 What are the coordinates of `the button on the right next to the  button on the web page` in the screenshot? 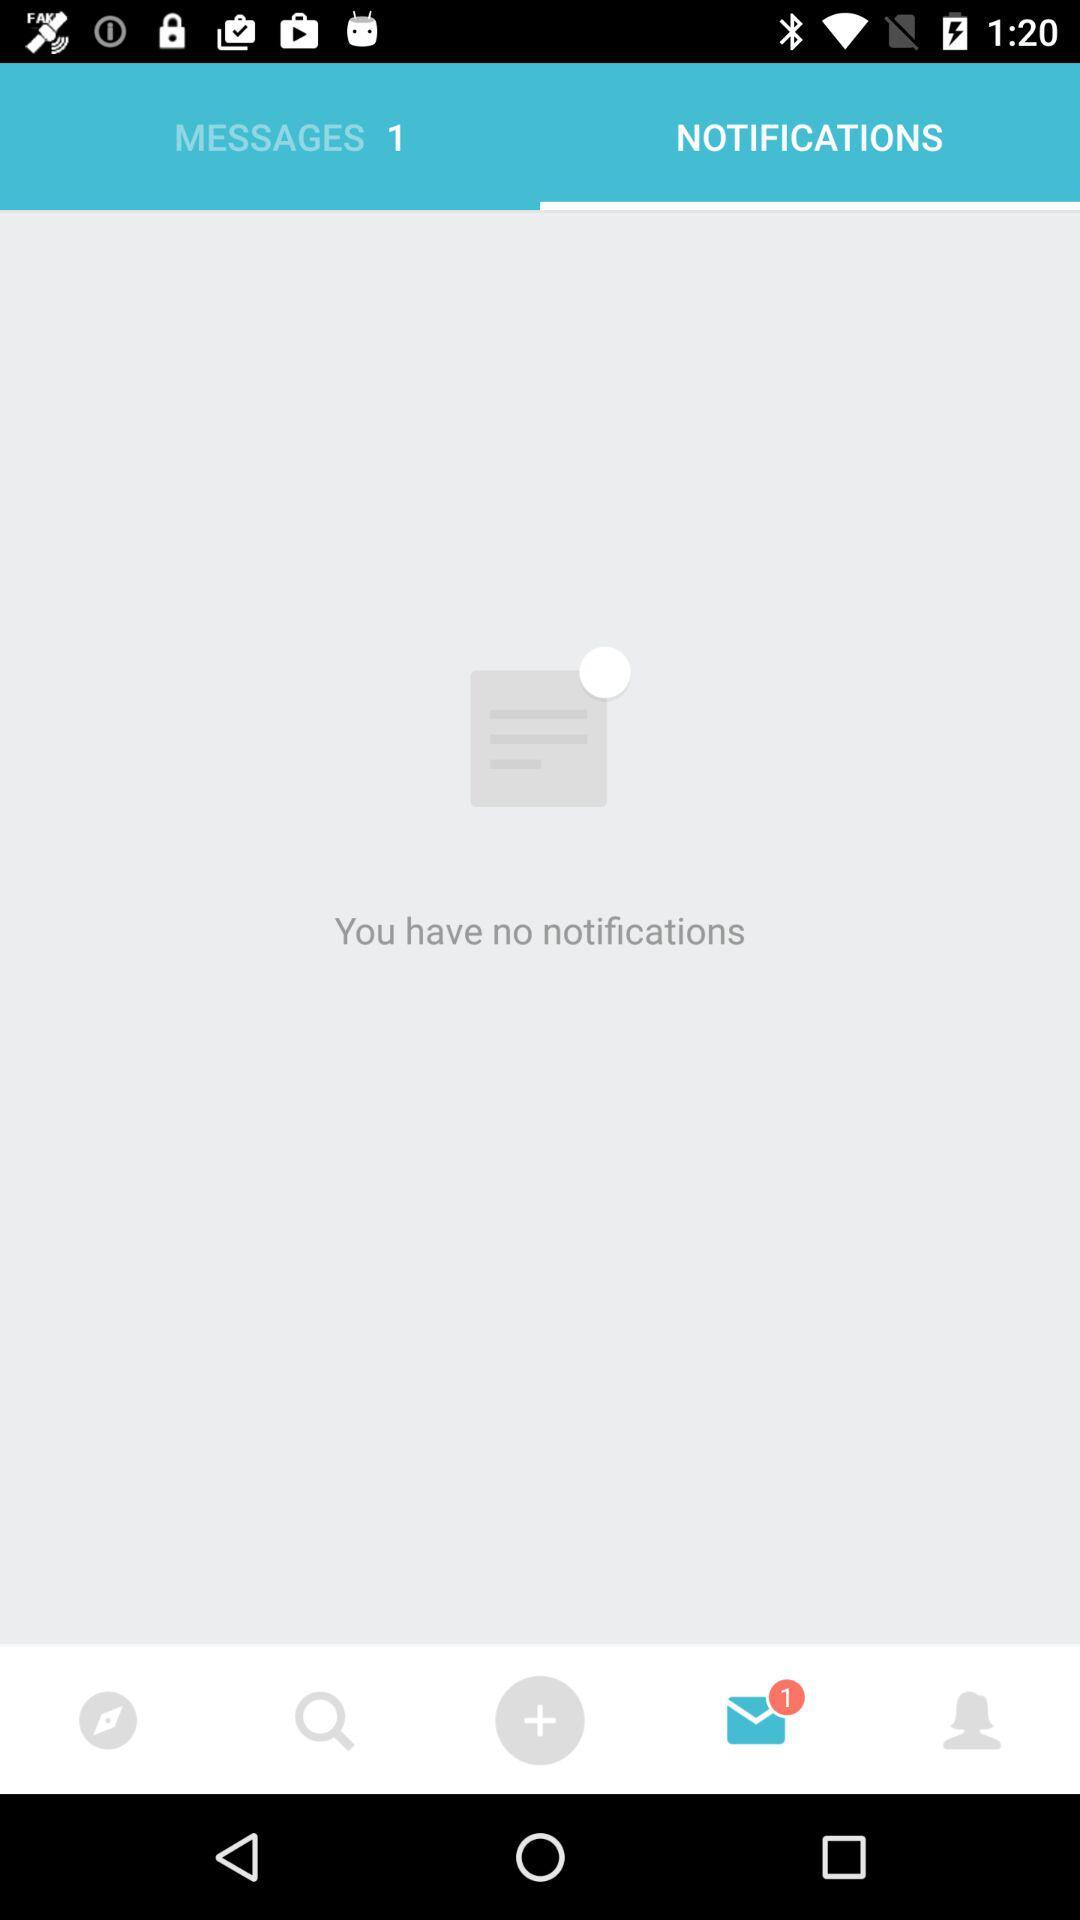 It's located at (756, 1719).